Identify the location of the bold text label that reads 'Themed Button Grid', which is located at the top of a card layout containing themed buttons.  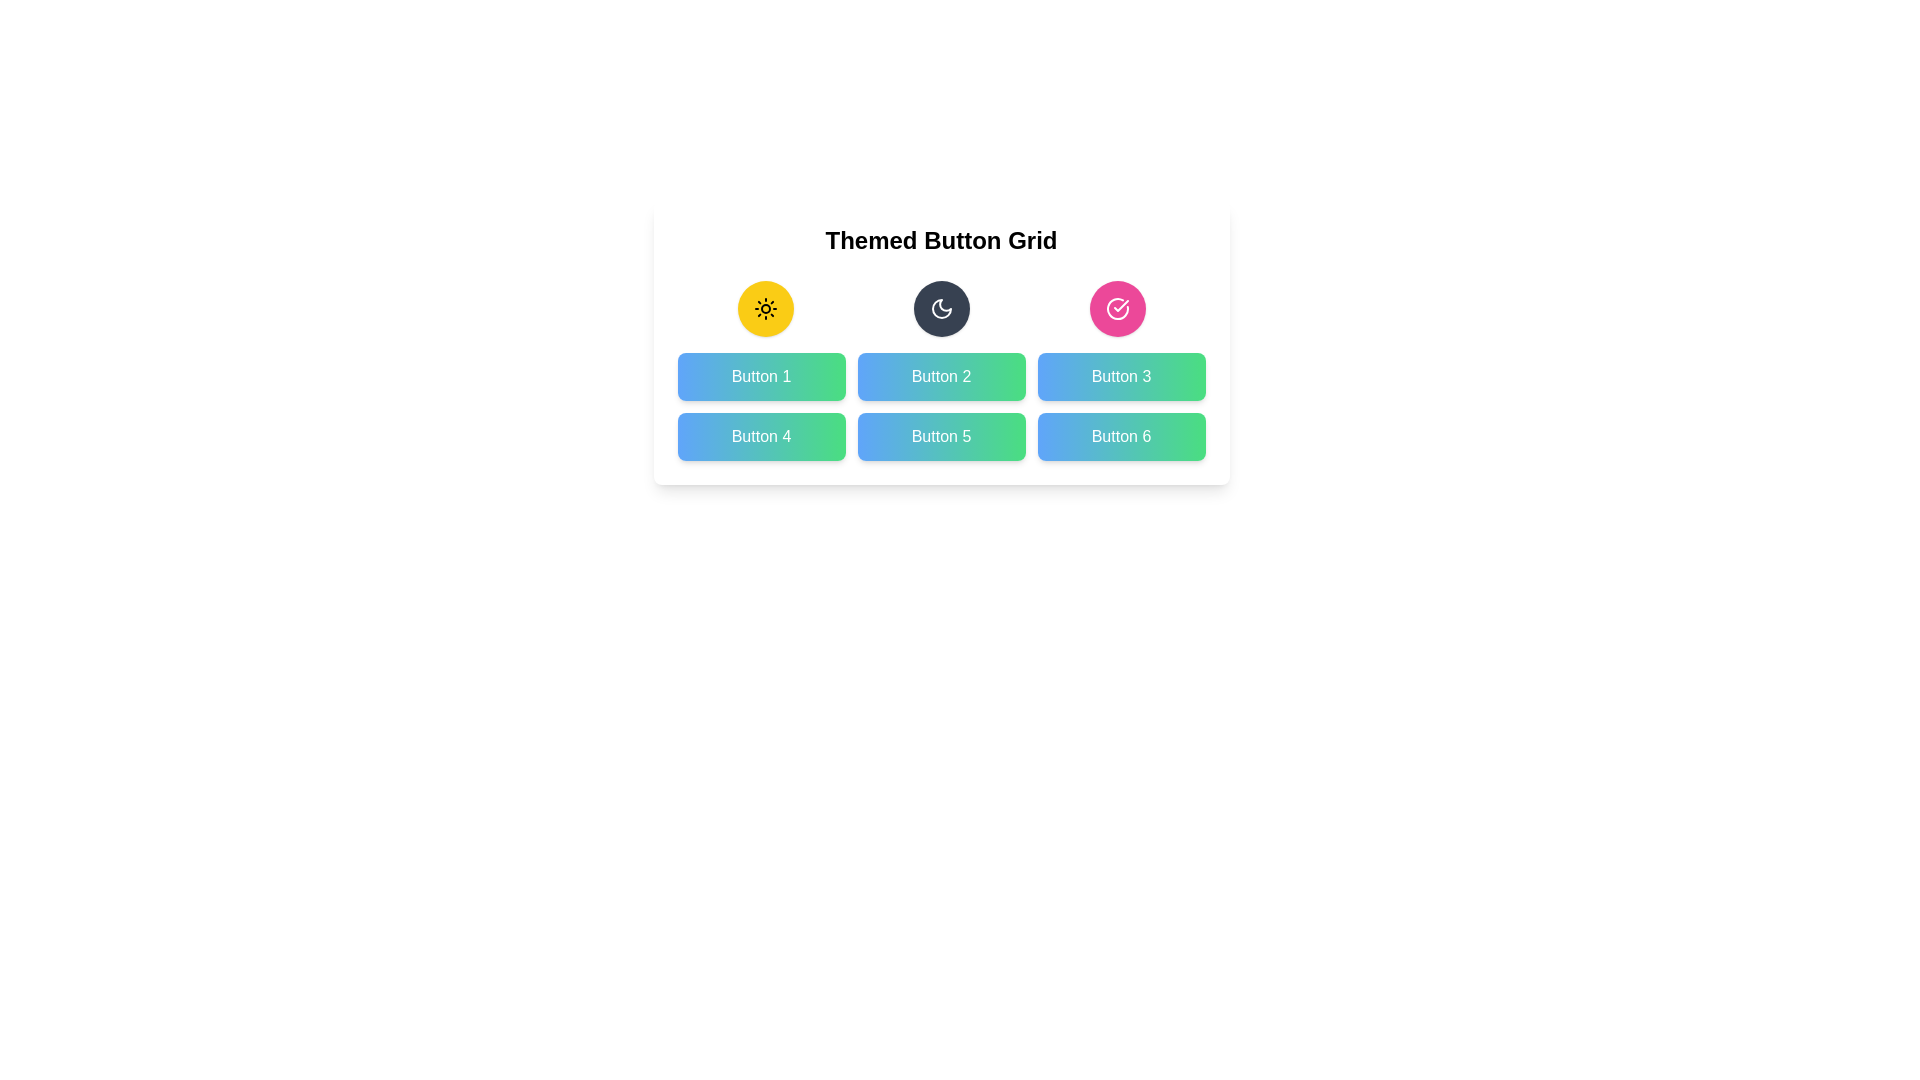
(940, 239).